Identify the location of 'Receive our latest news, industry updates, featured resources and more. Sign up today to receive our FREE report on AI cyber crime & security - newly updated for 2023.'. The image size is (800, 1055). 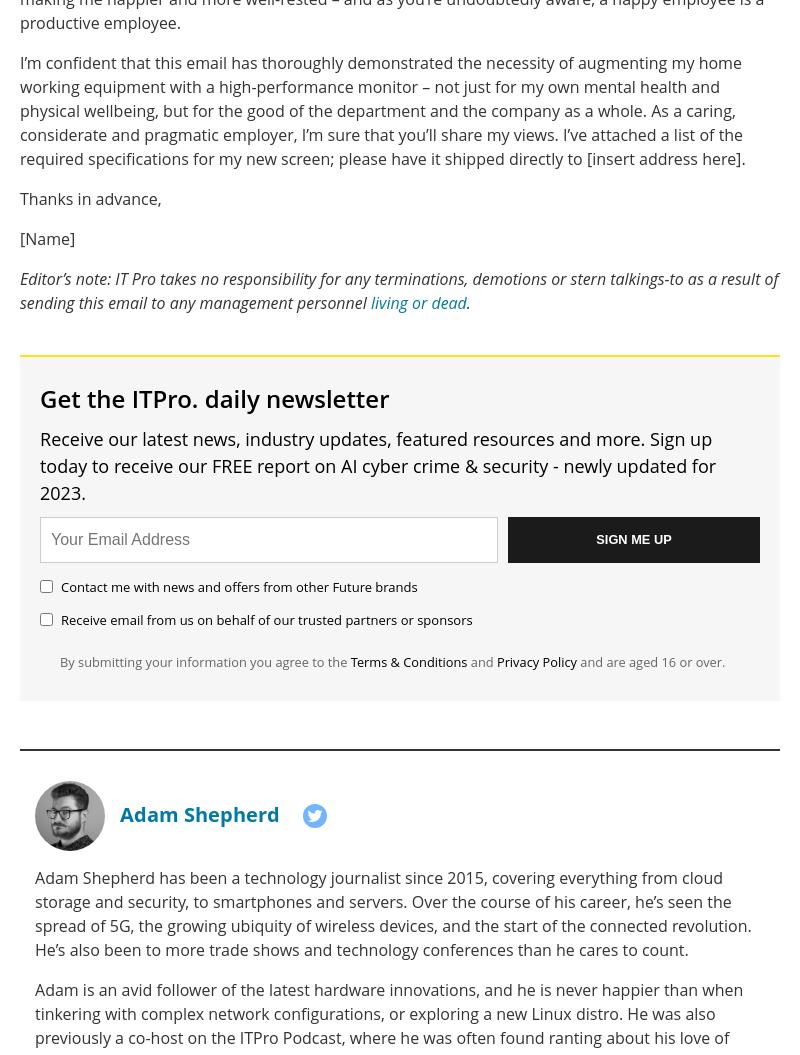
(377, 464).